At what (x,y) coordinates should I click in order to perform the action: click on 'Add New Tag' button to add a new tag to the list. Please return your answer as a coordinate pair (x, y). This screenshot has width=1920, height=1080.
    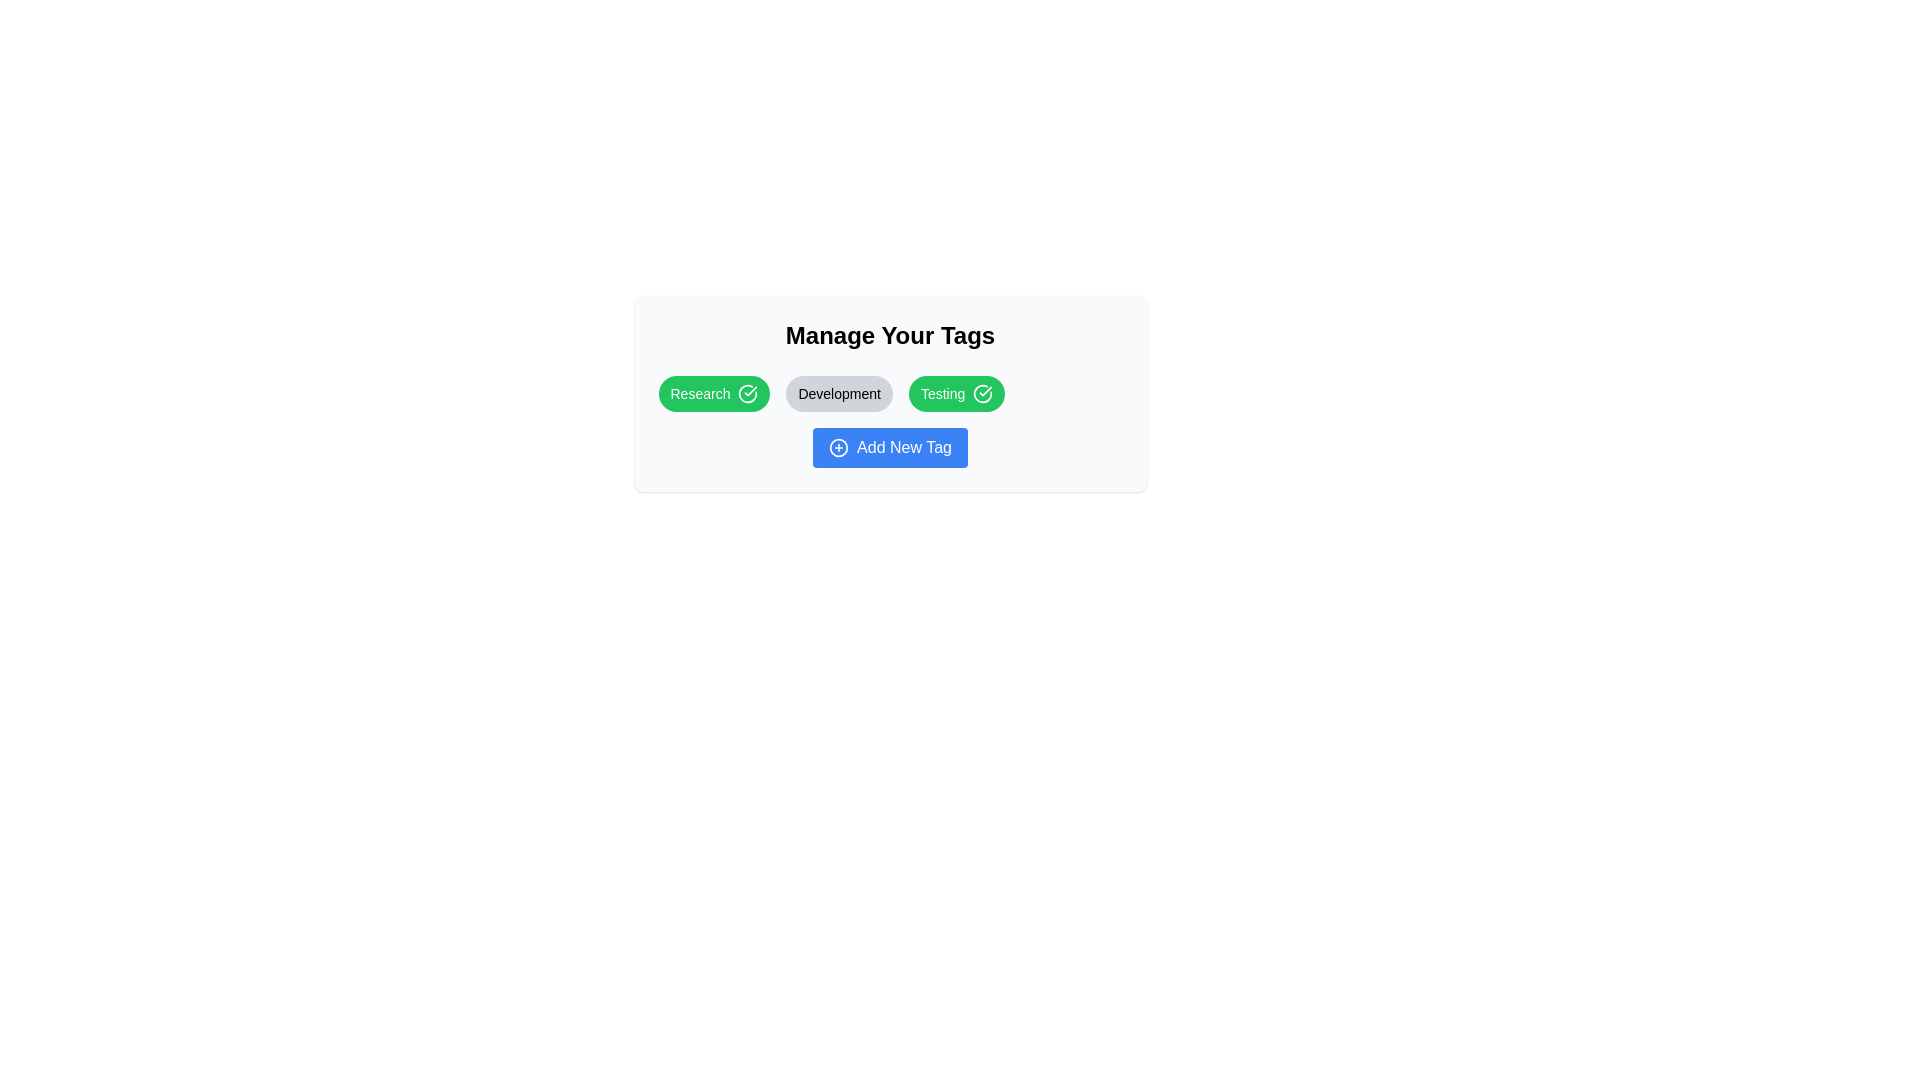
    Looking at the image, I should click on (889, 446).